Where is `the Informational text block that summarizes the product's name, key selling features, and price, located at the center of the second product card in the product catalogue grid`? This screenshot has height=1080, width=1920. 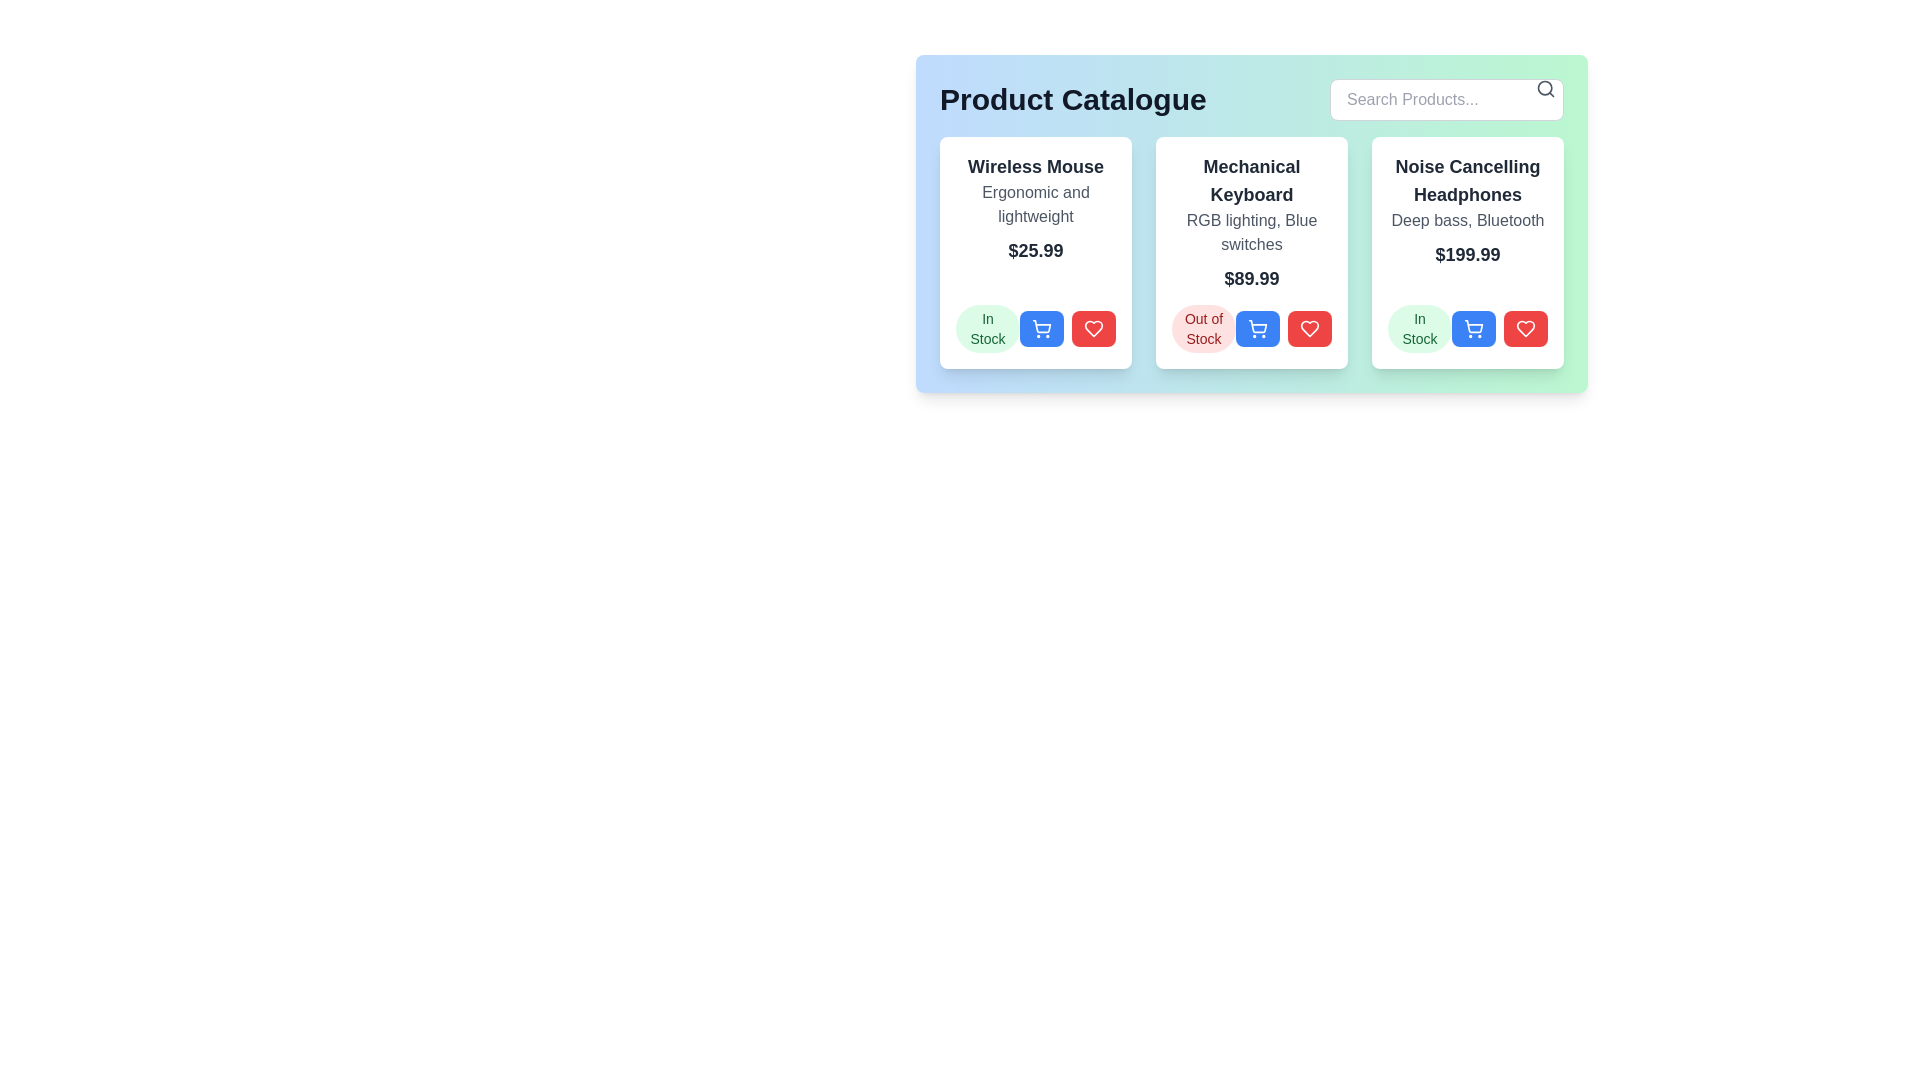 the Informational text block that summarizes the product's name, key selling features, and price, located at the center of the second product card in the product catalogue grid is located at coordinates (1251, 223).